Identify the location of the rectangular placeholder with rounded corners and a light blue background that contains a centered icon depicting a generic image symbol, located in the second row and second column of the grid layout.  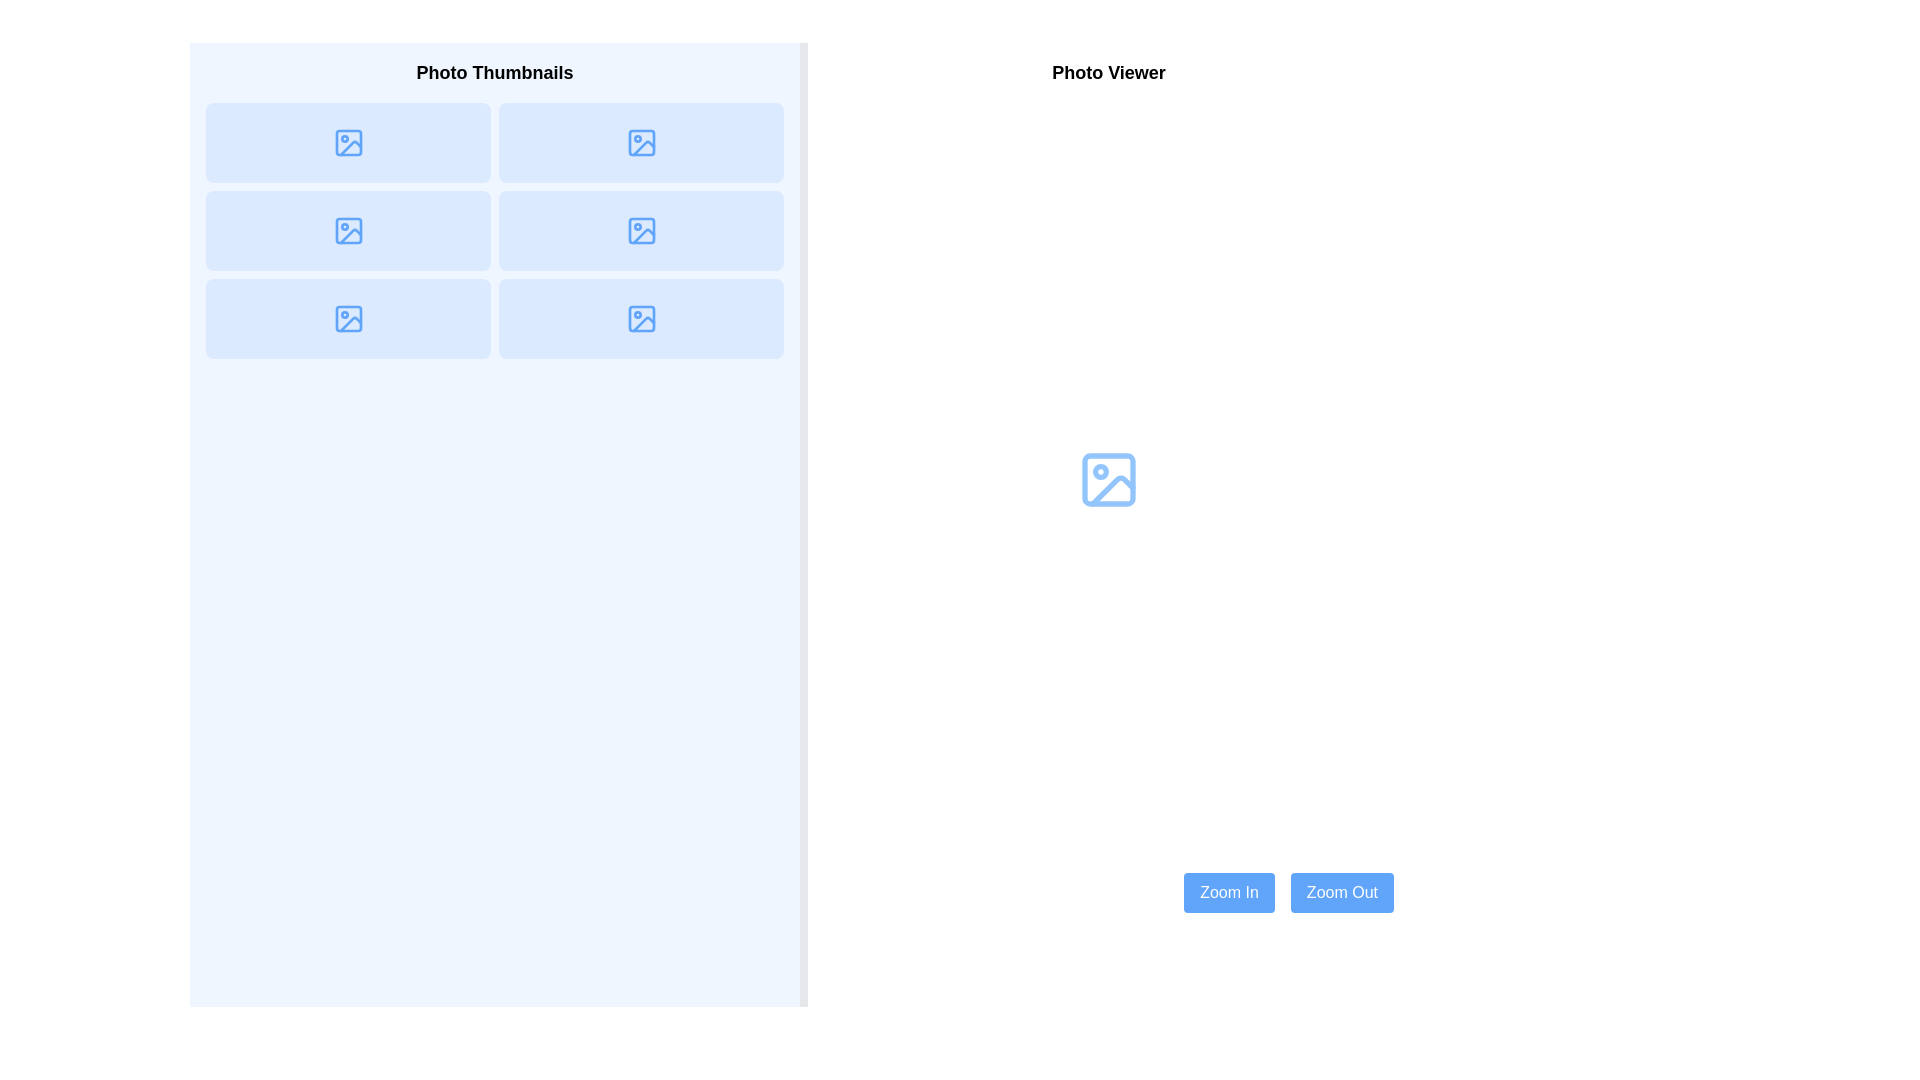
(641, 318).